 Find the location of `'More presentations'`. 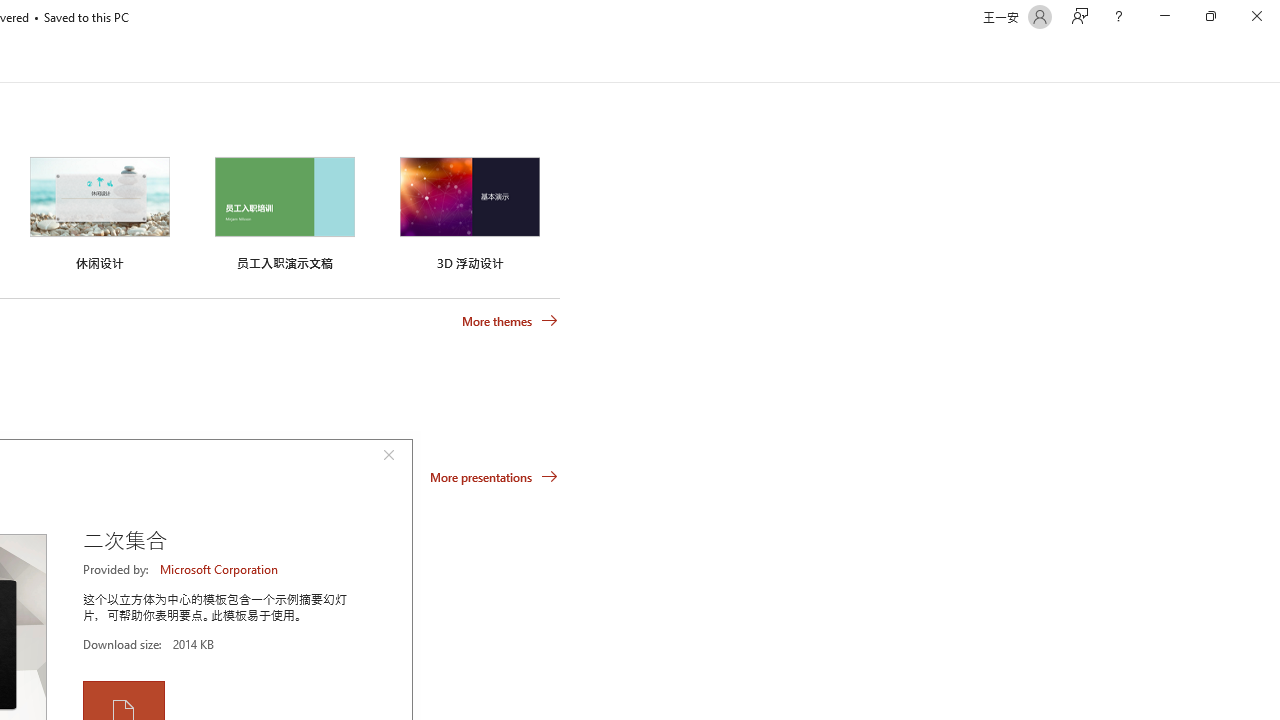

'More presentations' is located at coordinates (494, 477).